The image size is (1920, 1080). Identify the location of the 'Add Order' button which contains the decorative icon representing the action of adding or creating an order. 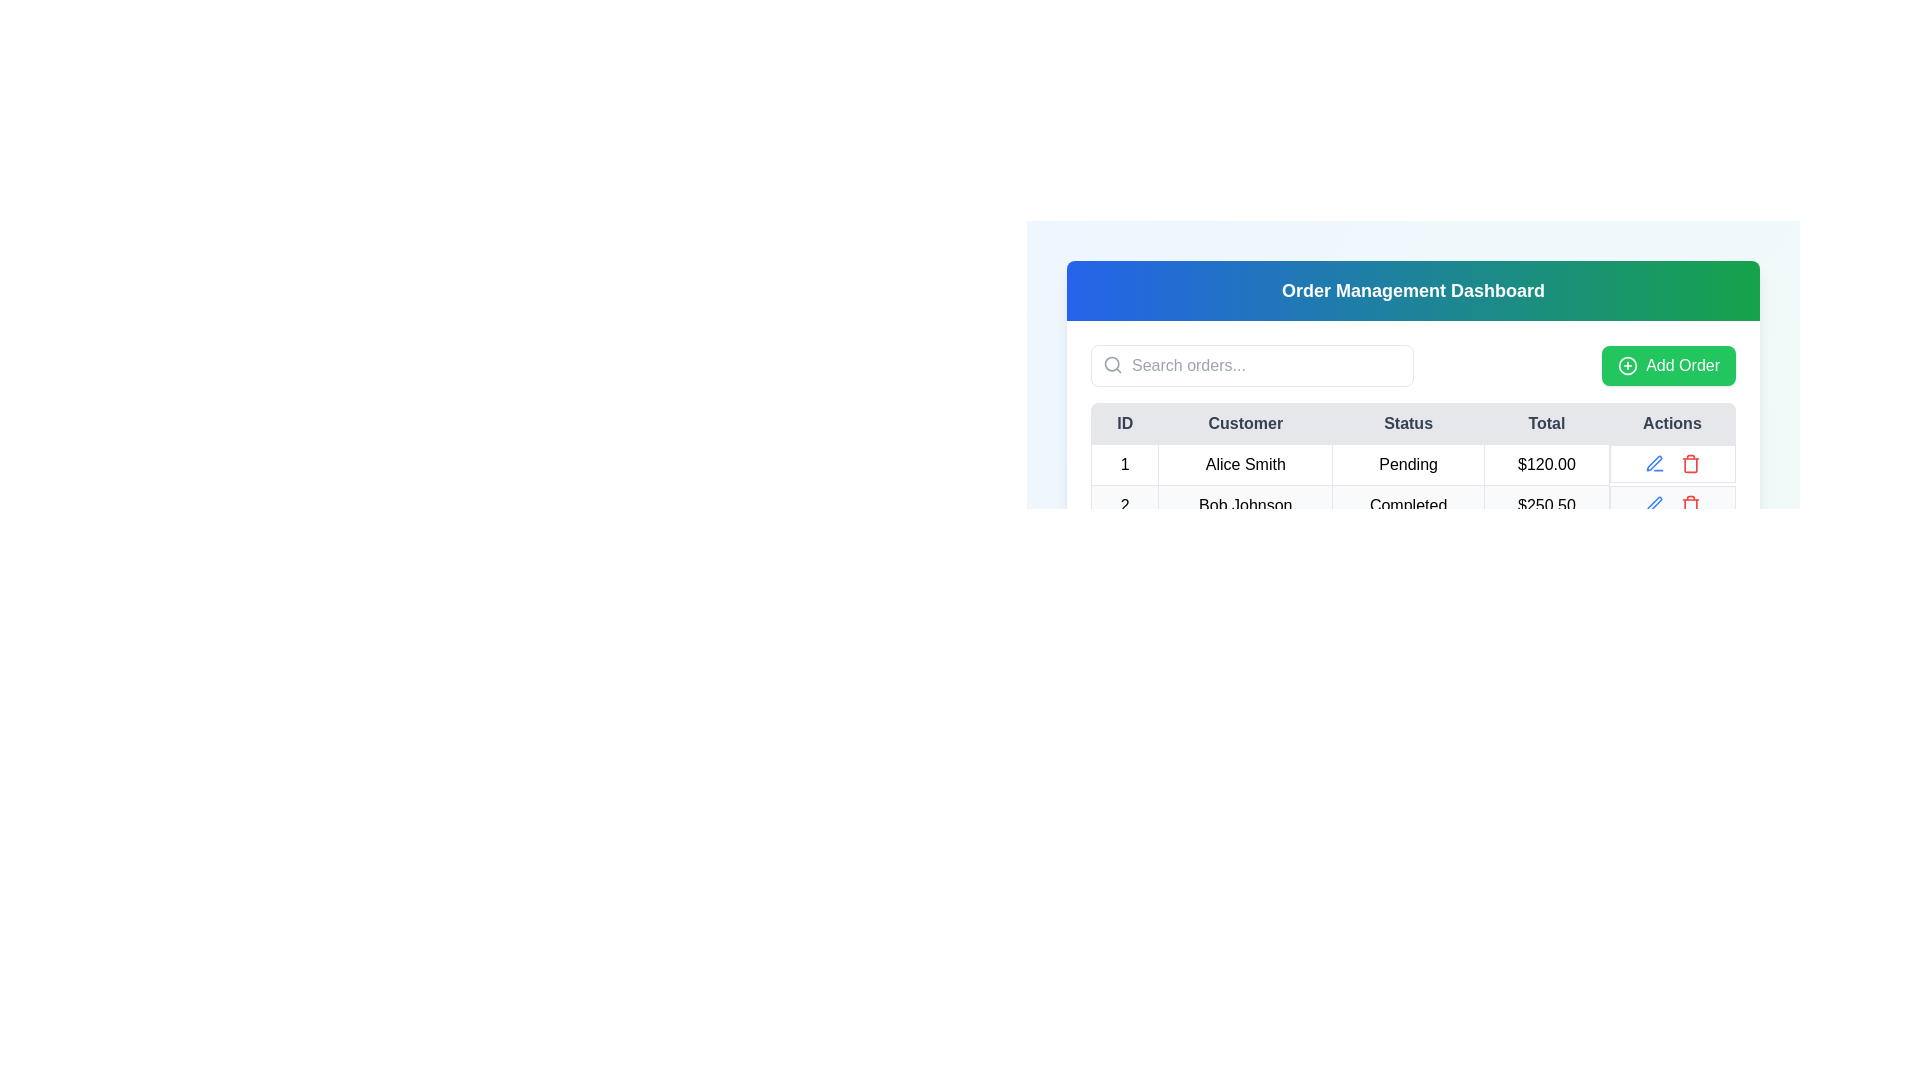
(1628, 366).